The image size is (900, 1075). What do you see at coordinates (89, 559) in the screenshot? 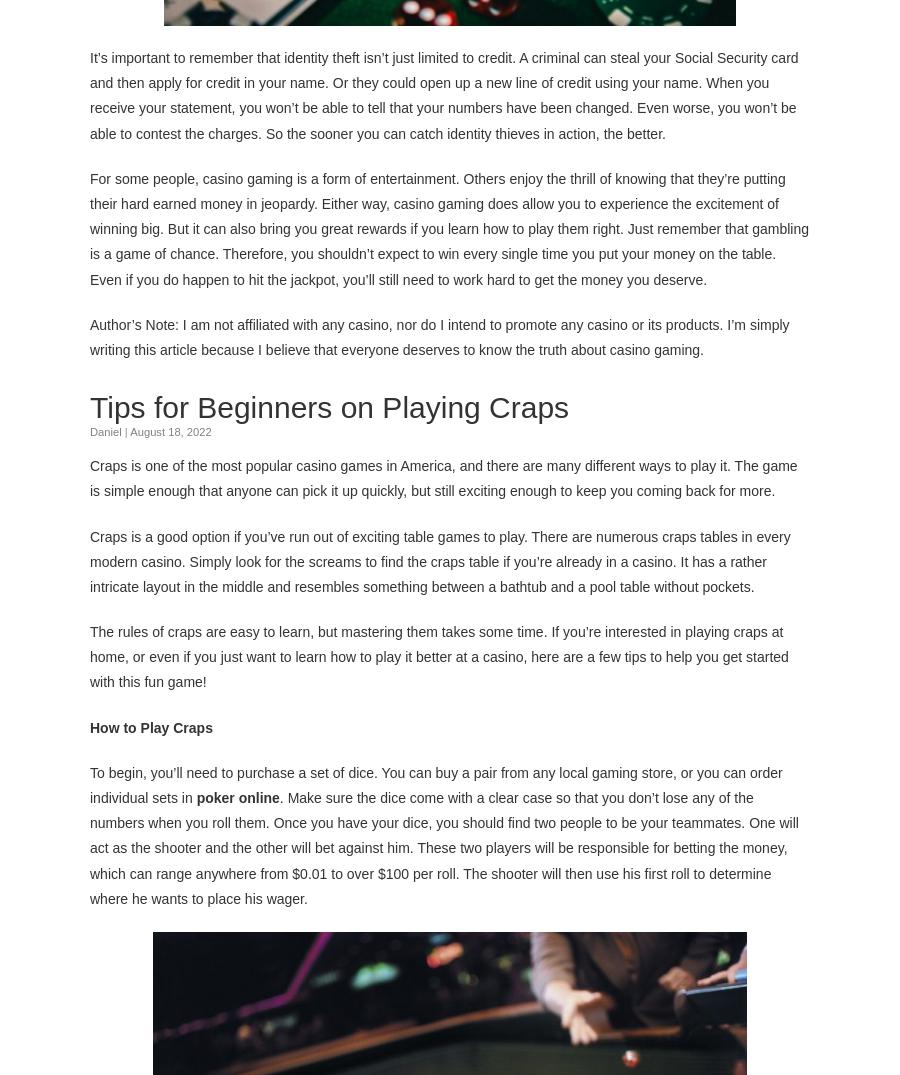
I see `'Craps is a good option if you’ve run out of exciting table games to play. There are numerous craps tables in every modern casino. Simply look for the screams to find the craps table if you’re already in a casino. It has a rather intricate layout in the middle and resembles something between a bathtub and a pool table without pockets.'` at bounding box center [89, 559].